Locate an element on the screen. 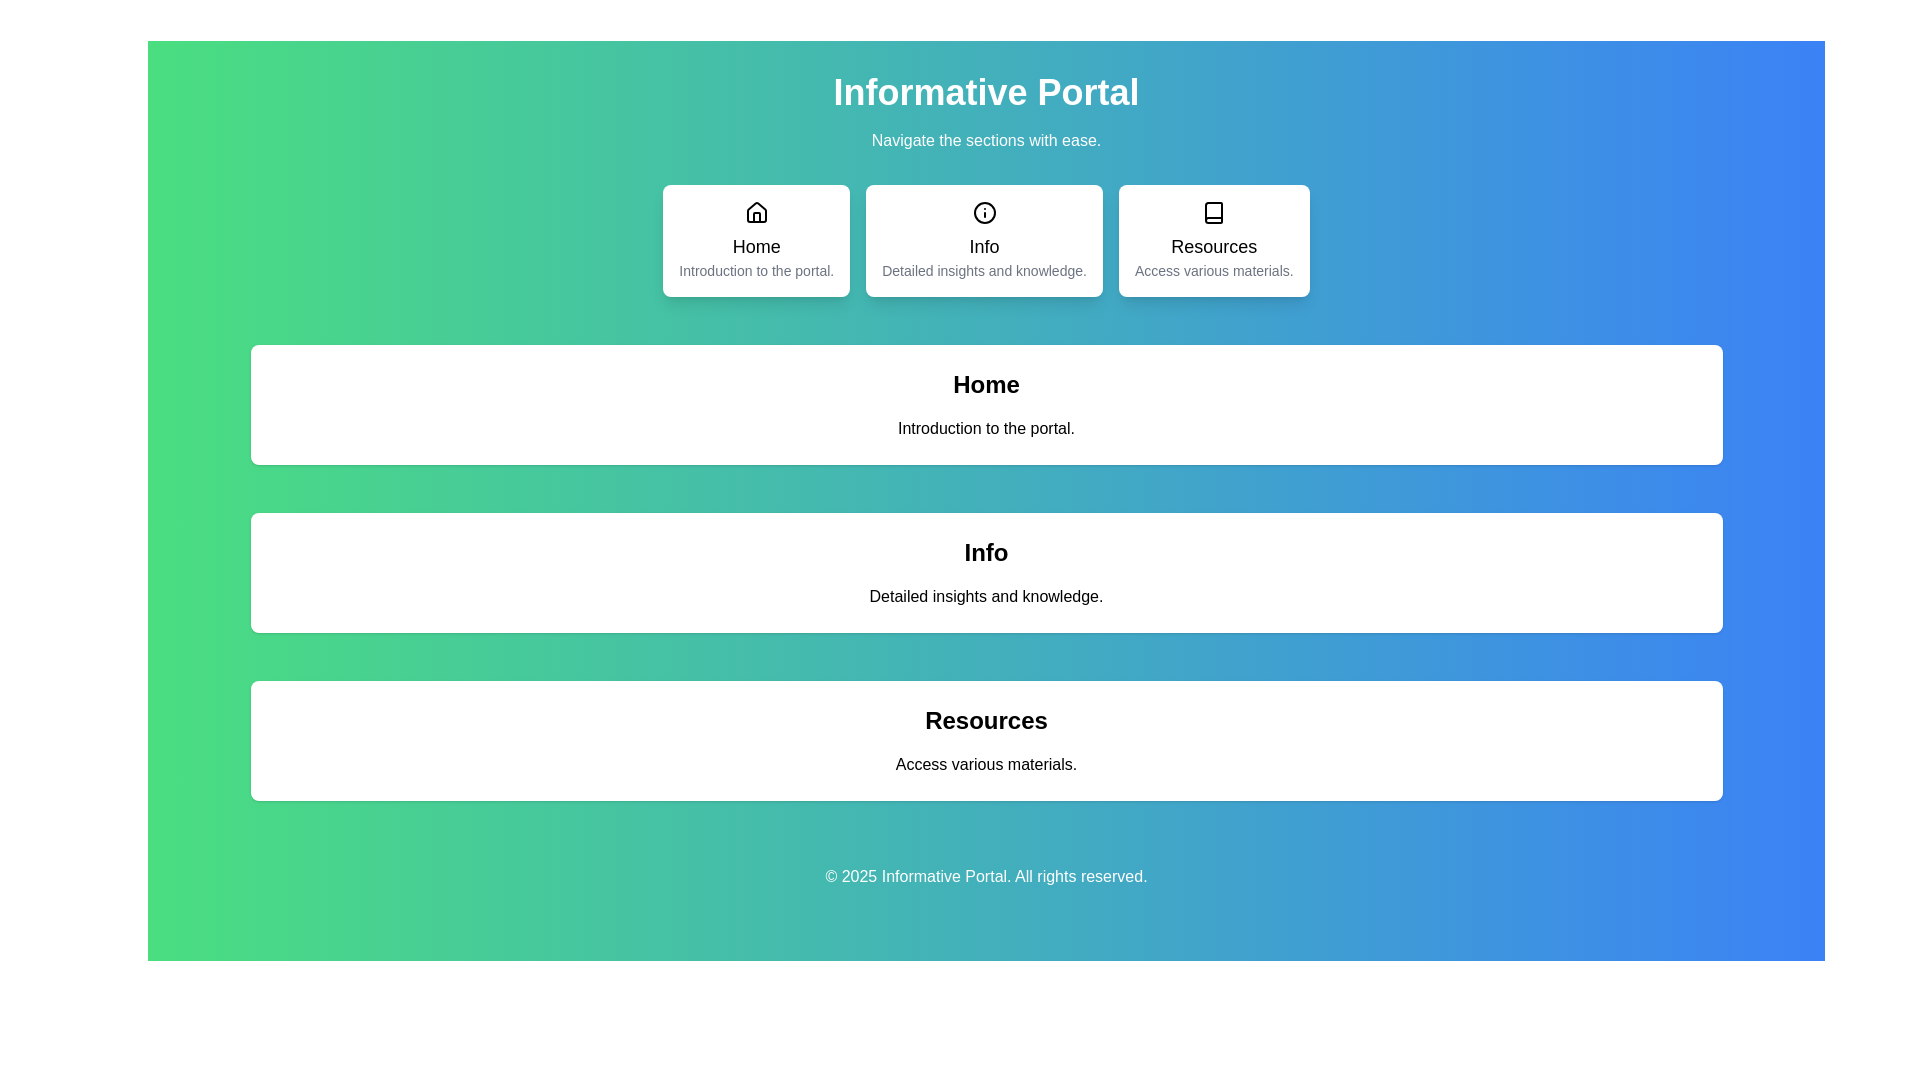 The width and height of the screenshot is (1920, 1080). the 'Resources' heading in the third card from the left to identify the related section or feature is located at coordinates (1213, 245).